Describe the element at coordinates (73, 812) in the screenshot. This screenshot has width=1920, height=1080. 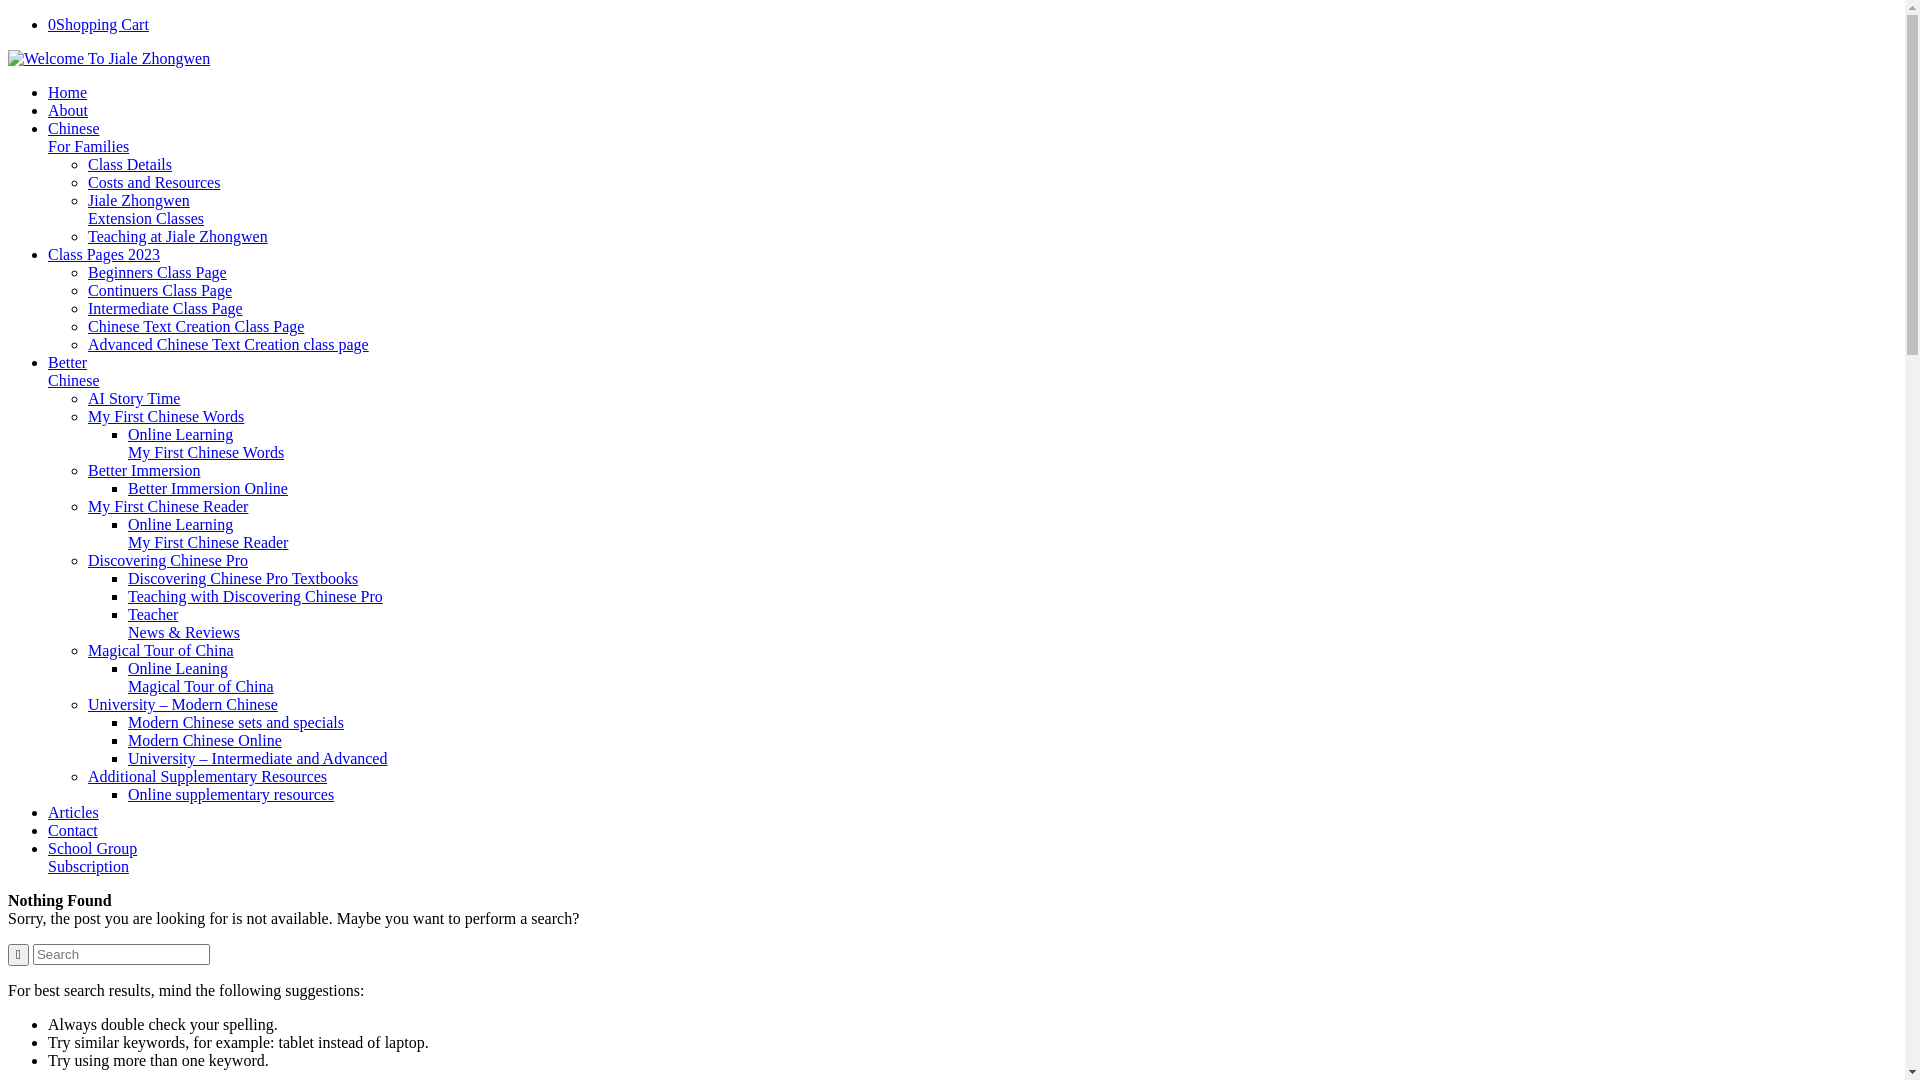
I see `'Articles'` at that location.